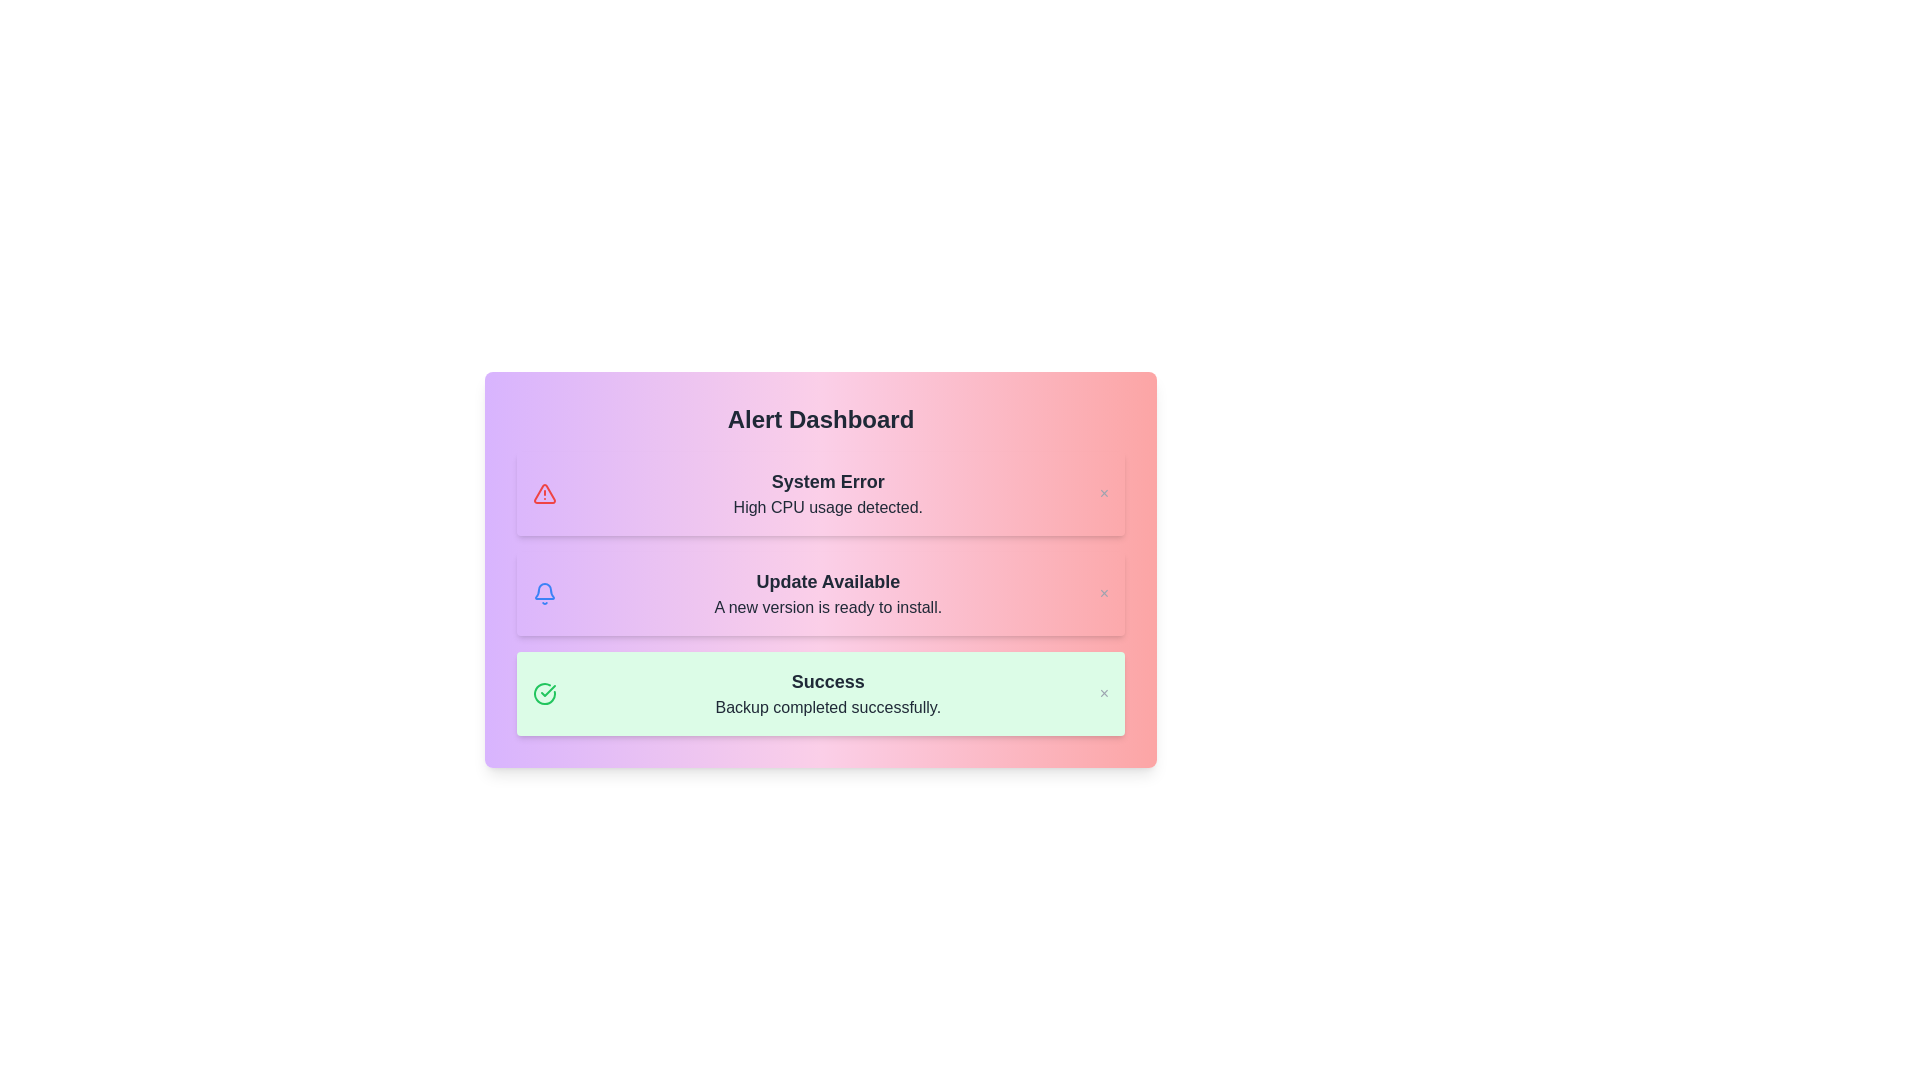  Describe the element at coordinates (1103, 493) in the screenshot. I see `the close button to dismiss the notification with title 'System Error'` at that location.